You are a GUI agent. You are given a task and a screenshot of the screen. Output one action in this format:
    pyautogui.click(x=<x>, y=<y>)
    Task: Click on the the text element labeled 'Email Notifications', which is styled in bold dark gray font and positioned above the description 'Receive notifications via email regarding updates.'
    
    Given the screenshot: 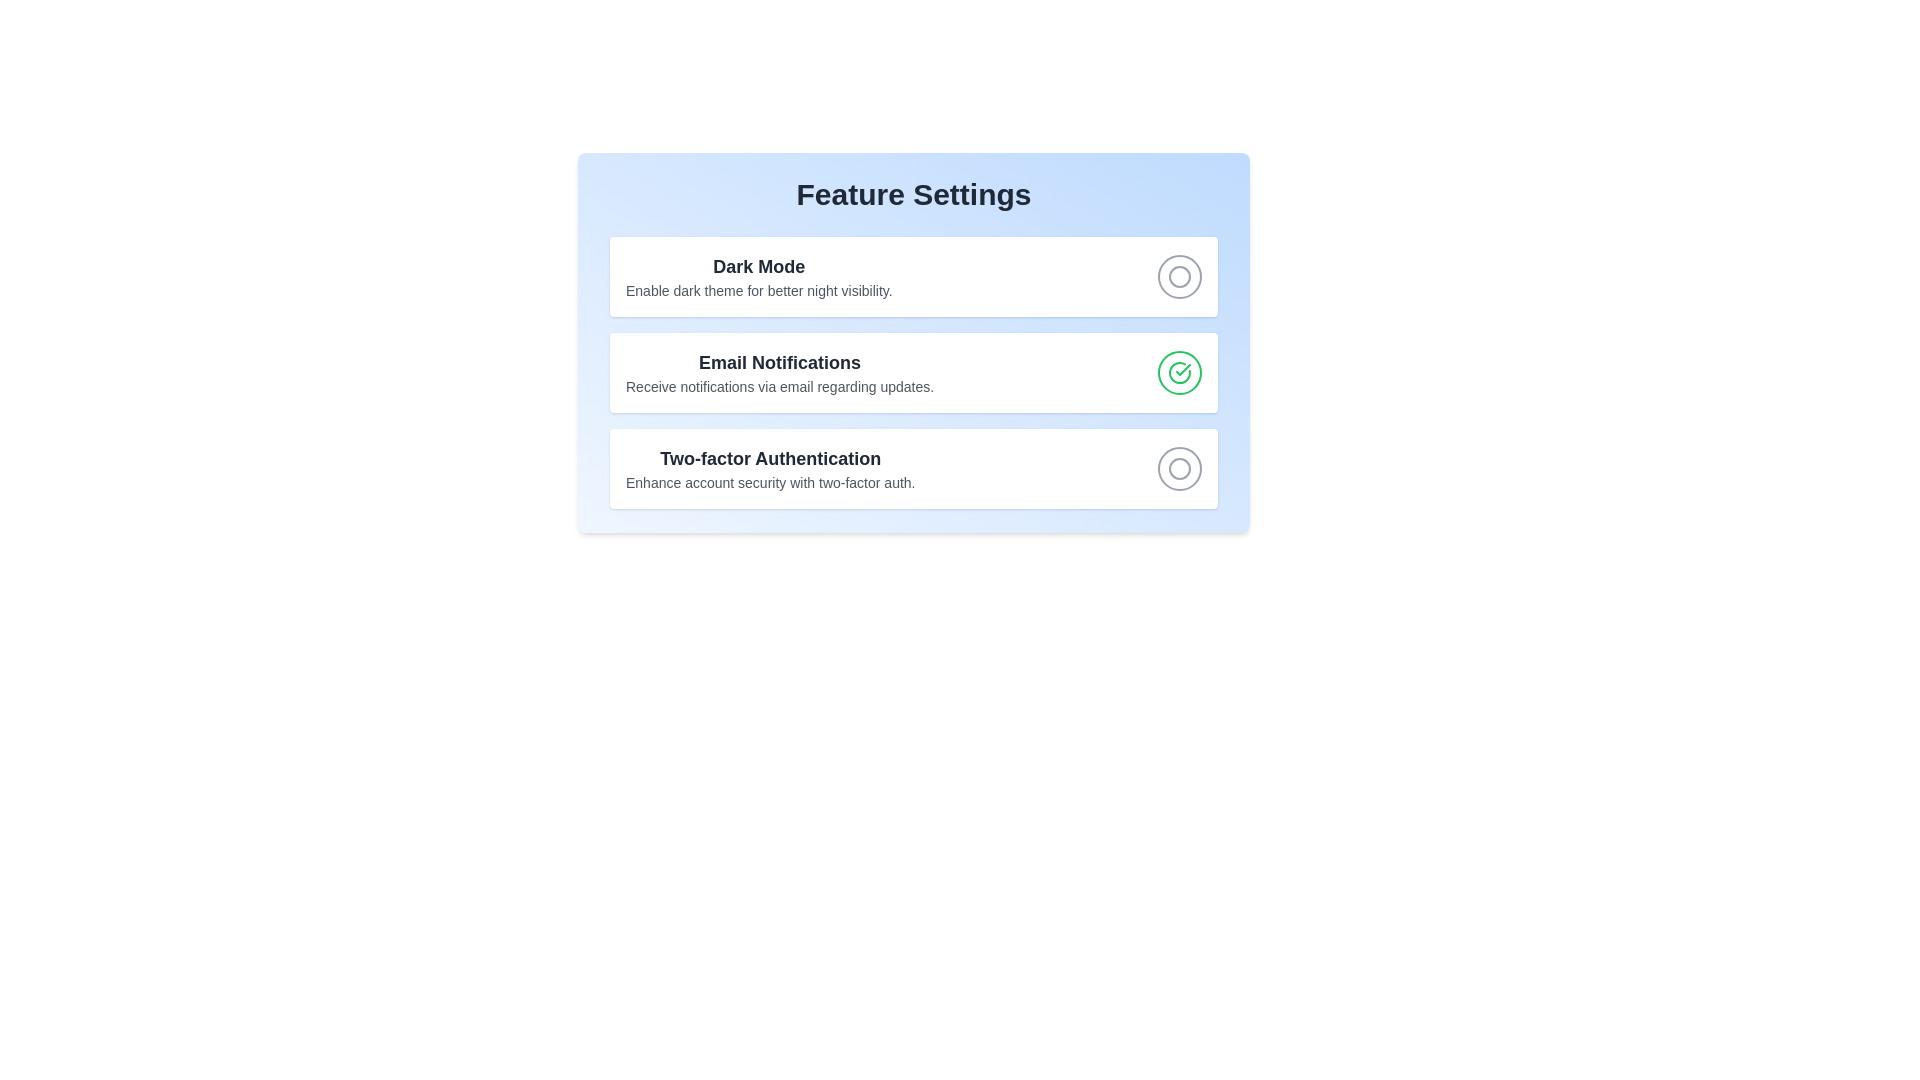 What is the action you would take?
    pyautogui.click(x=779, y=362)
    